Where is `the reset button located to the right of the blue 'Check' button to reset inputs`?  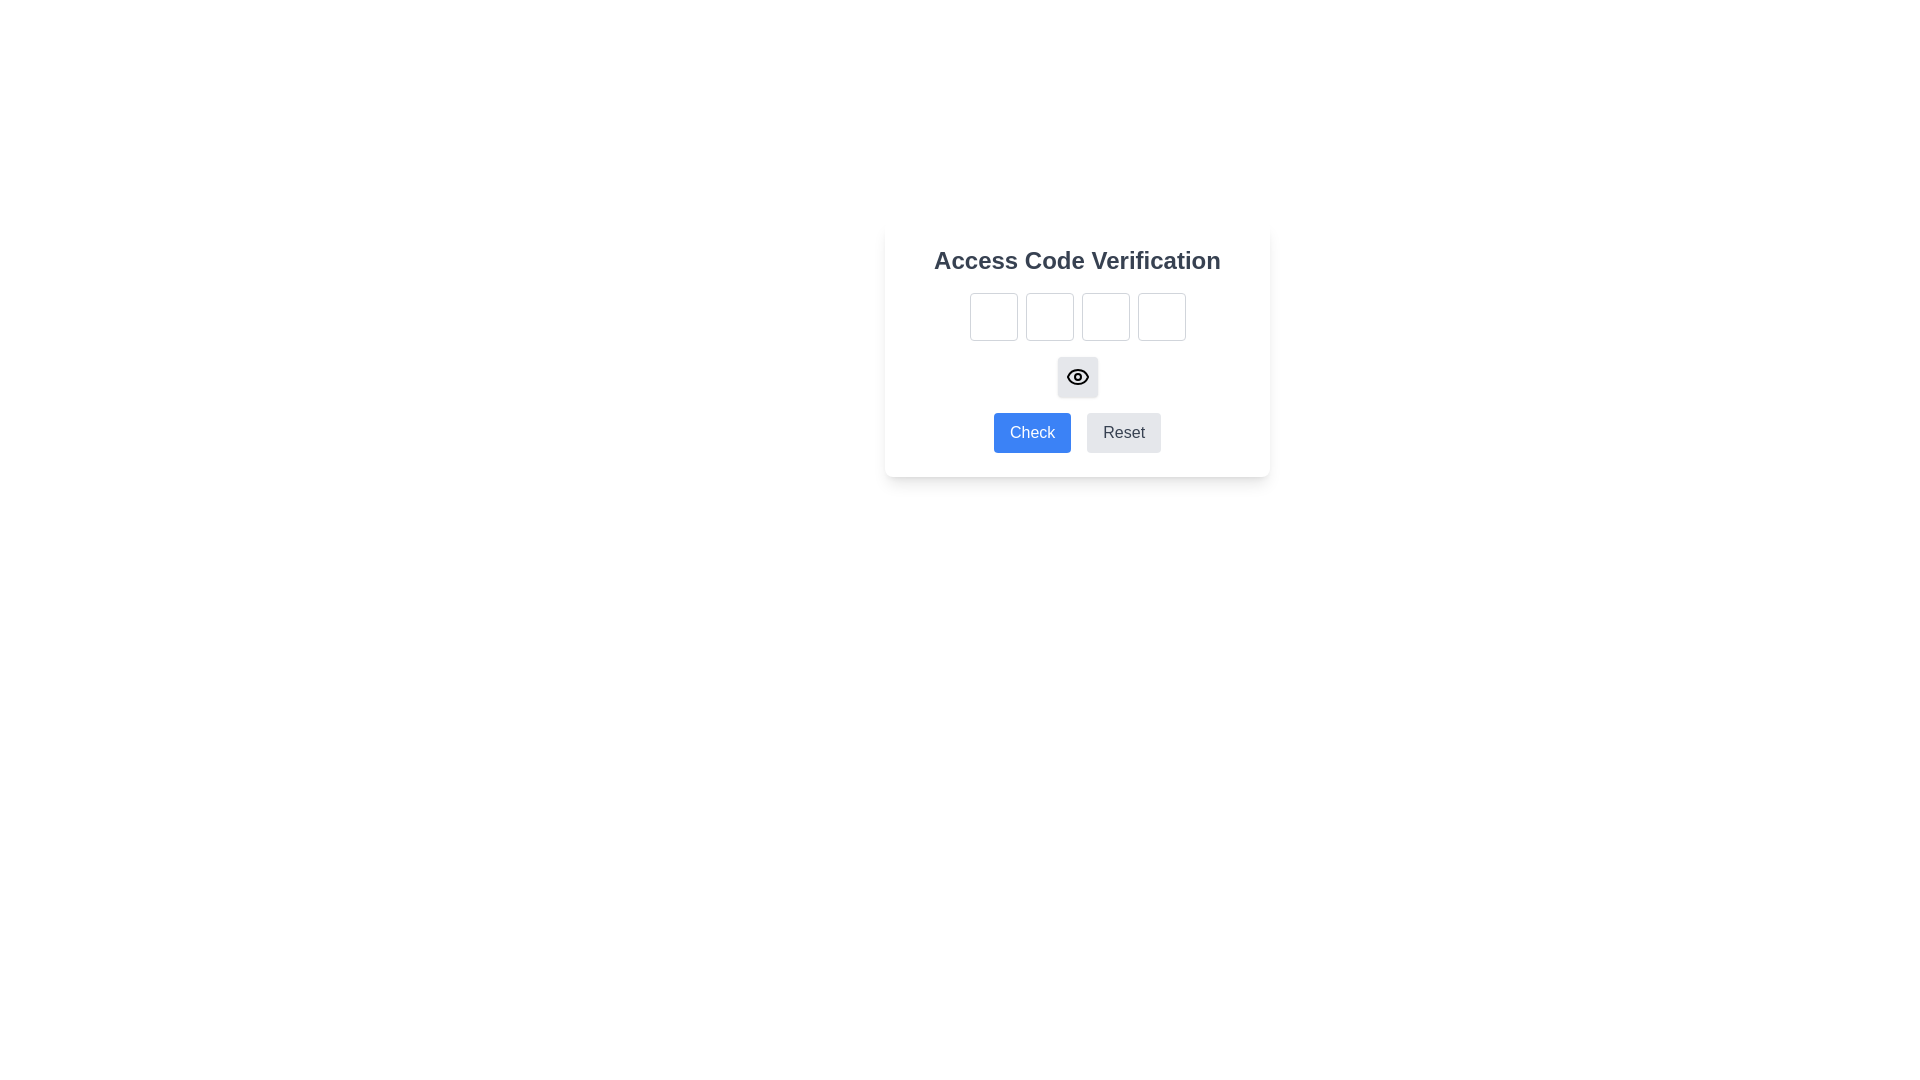 the reset button located to the right of the blue 'Check' button to reset inputs is located at coordinates (1123, 431).